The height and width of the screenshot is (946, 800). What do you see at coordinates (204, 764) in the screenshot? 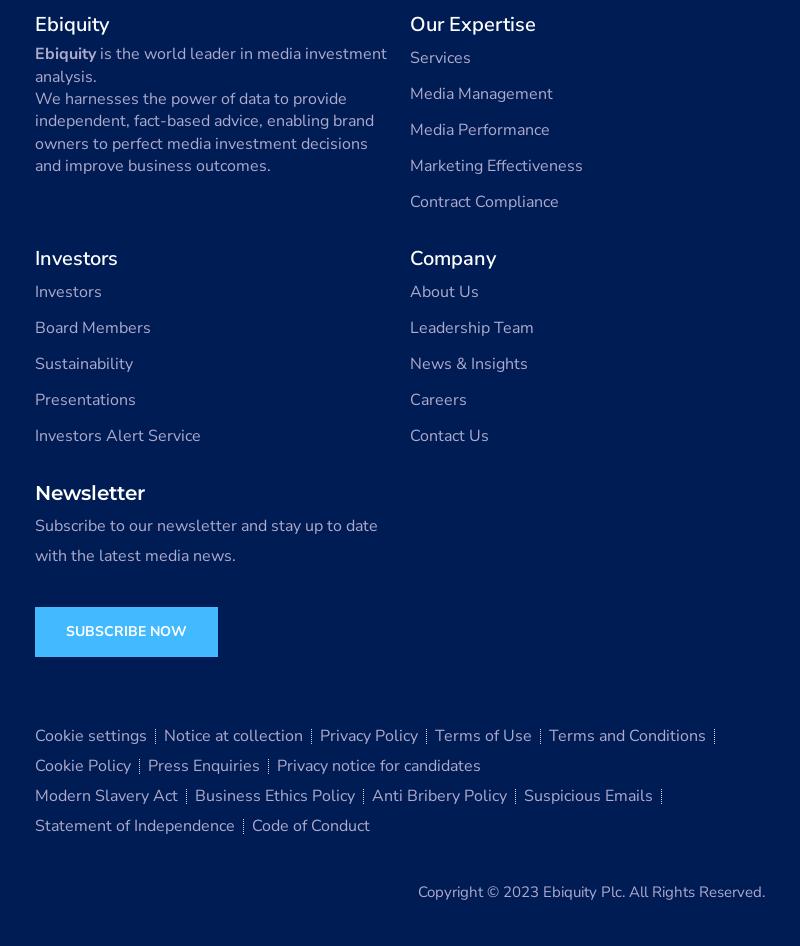
I see `'Press Enquiries'` at bounding box center [204, 764].